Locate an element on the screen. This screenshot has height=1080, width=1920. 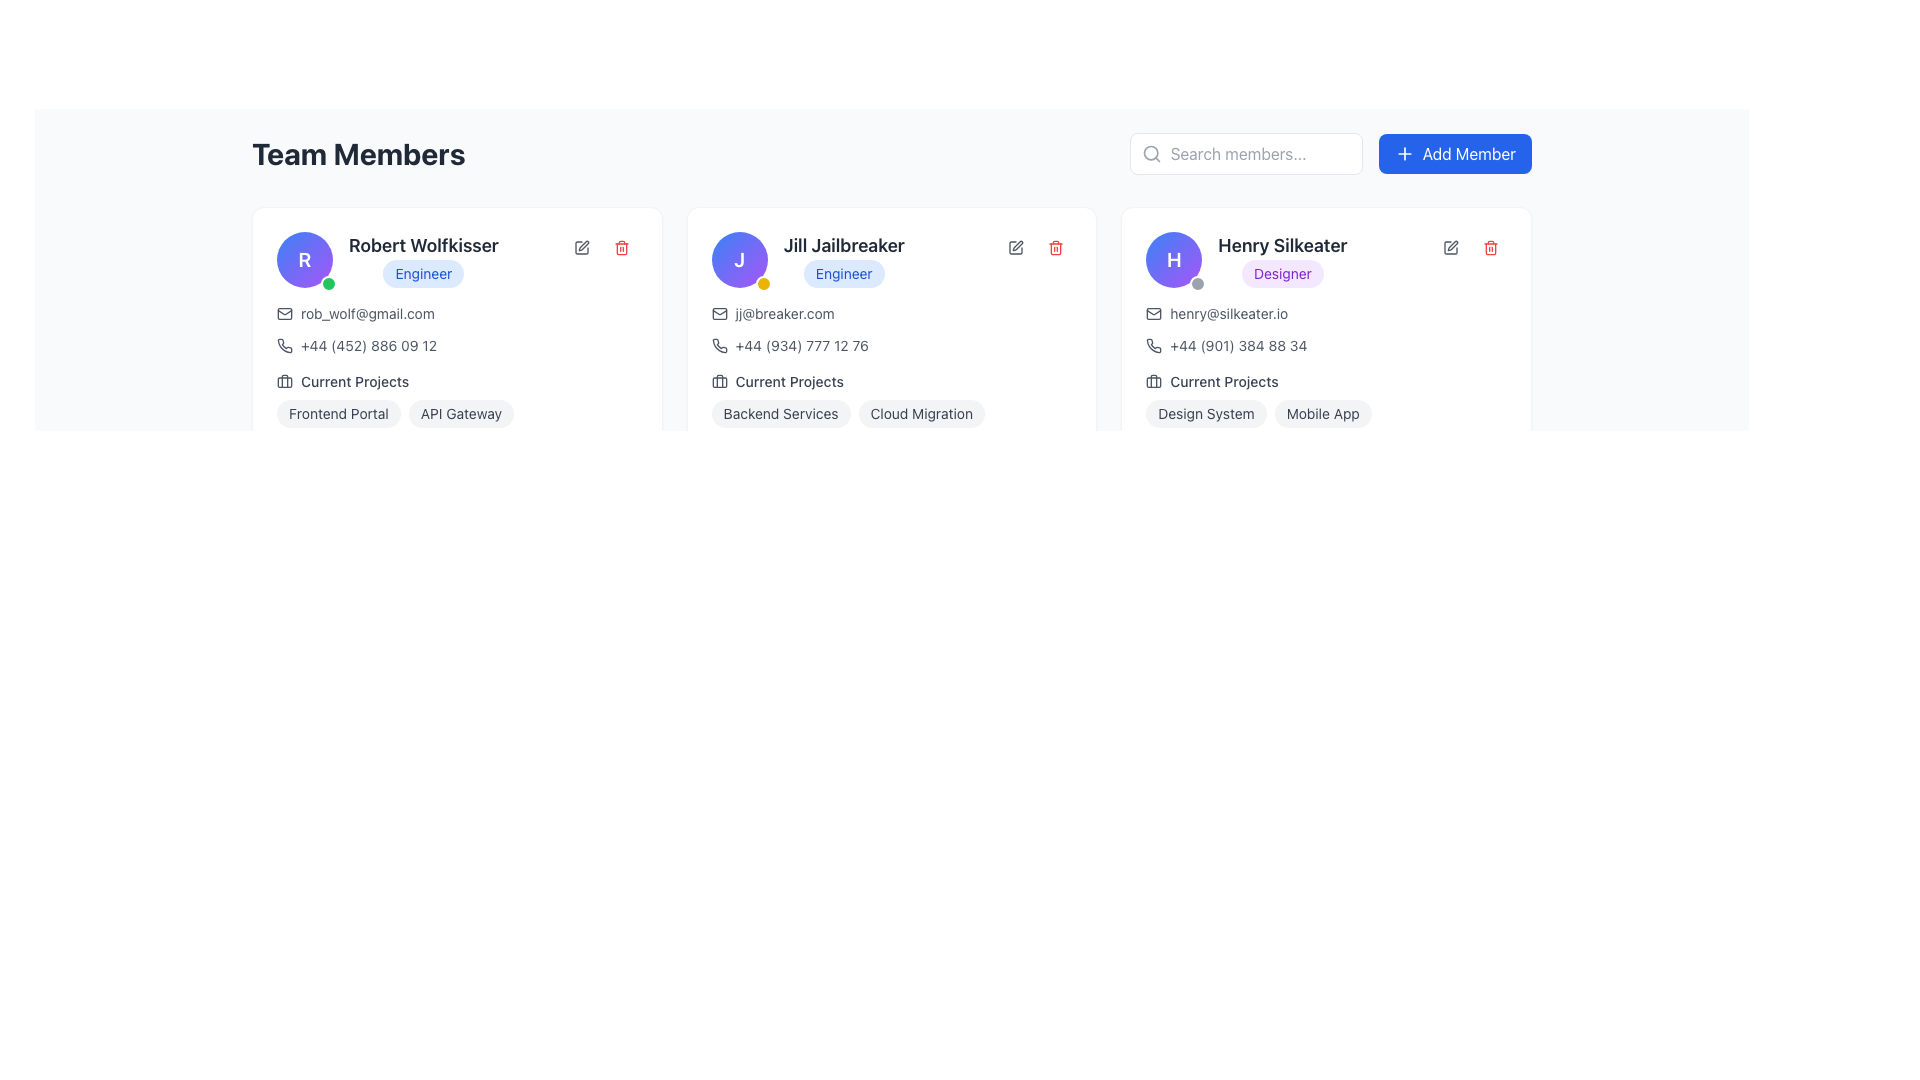
the tag displaying 'Frontend Portal', which has a light gray background and rounded corners is located at coordinates (338, 412).